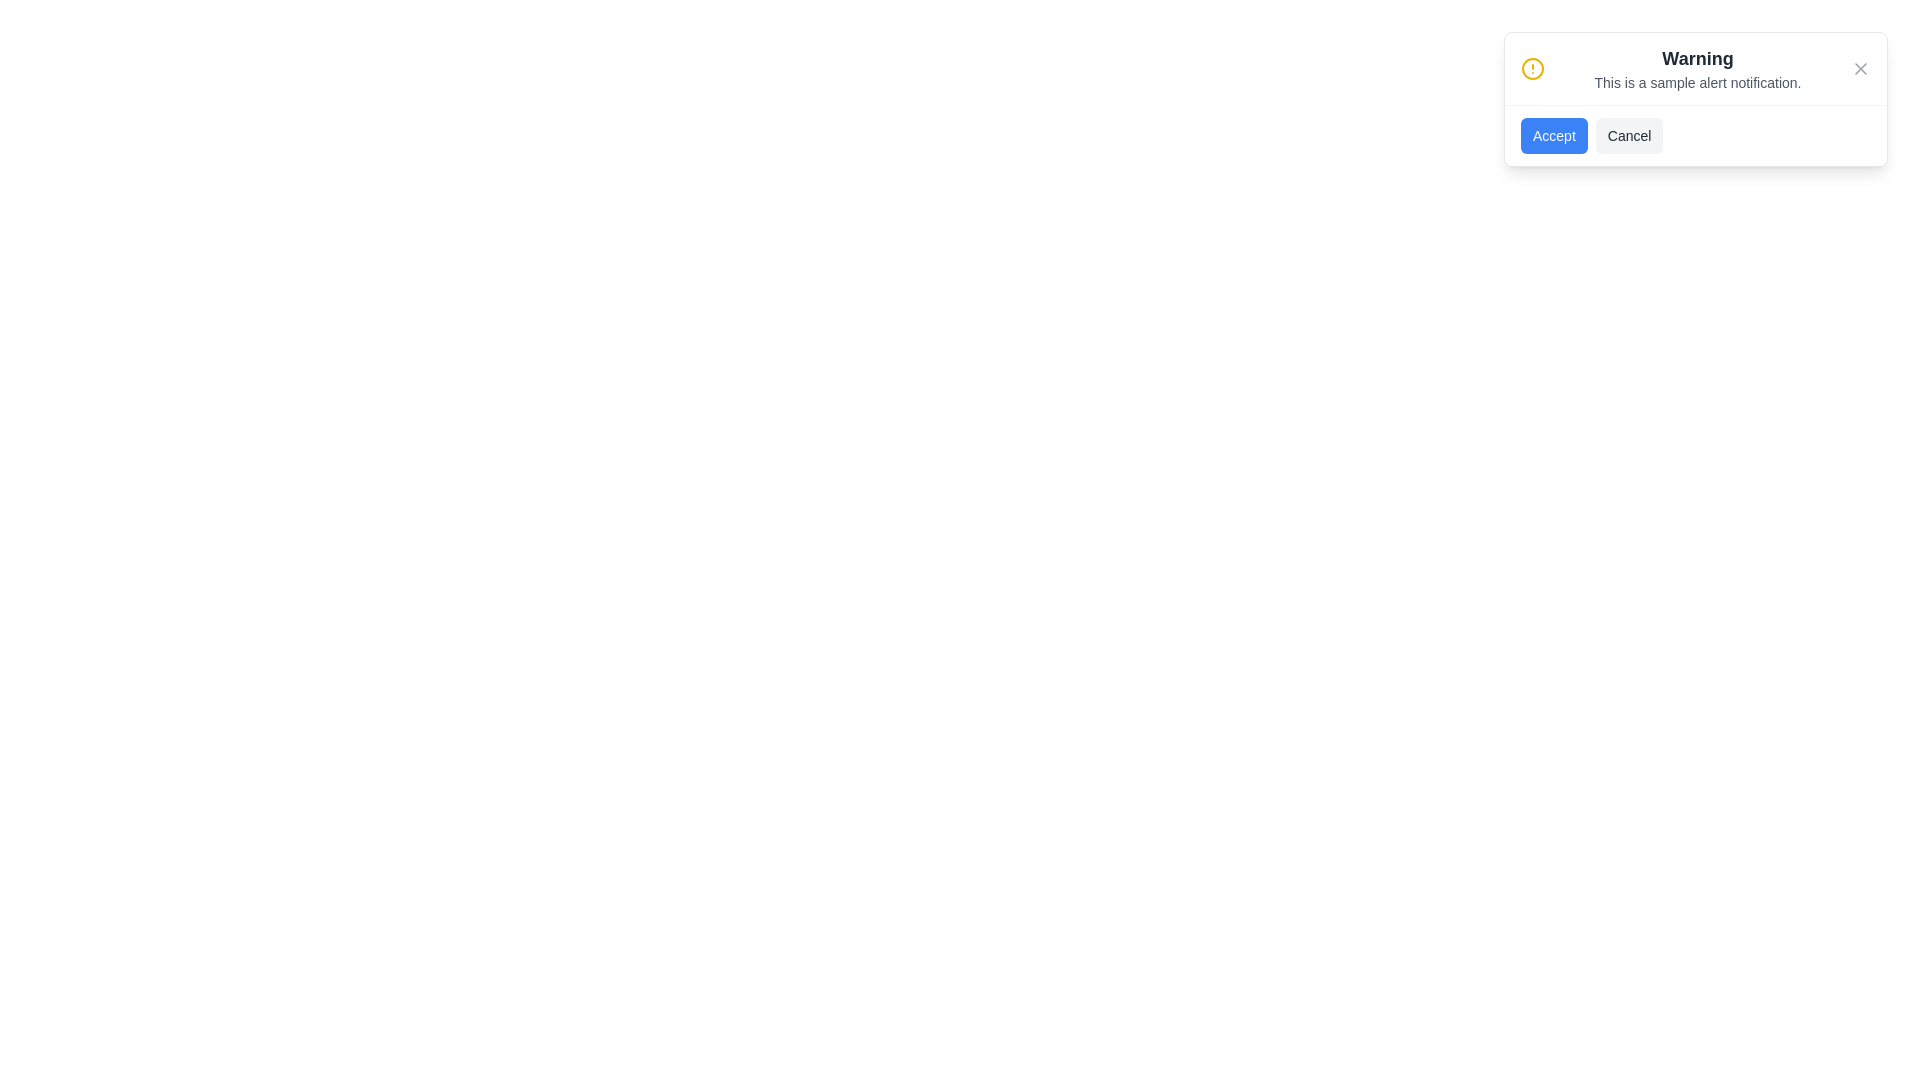  What do you see at coordinates (1531, 68) in the screenshot?
I see `the circular SVG shape that is part of the alert icon preceding the 'Warning' text in the alert dialog` at bounding box center [1531, 68].